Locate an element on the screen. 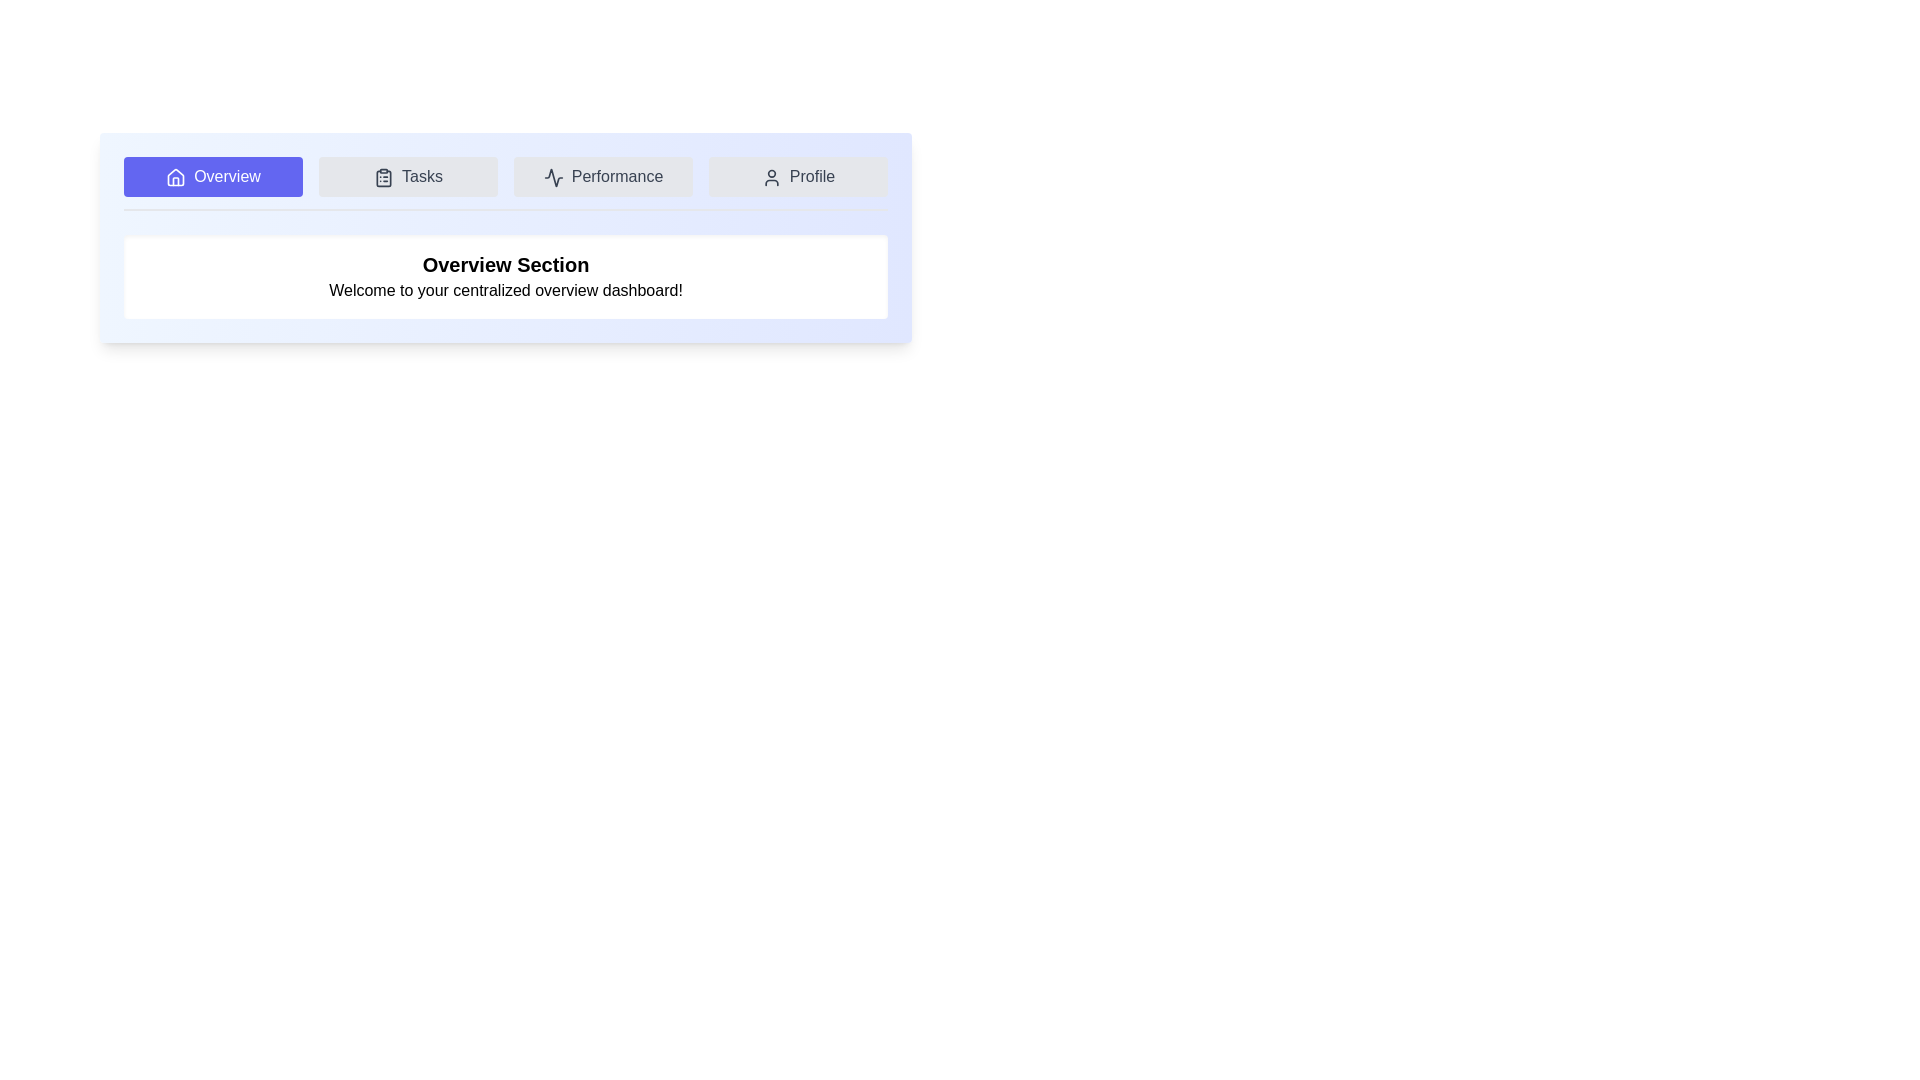 The image size is (1920, 1080). the navigation button located between the 'Overview' and 'Performance' buttons is located at coordinates (407, 176).